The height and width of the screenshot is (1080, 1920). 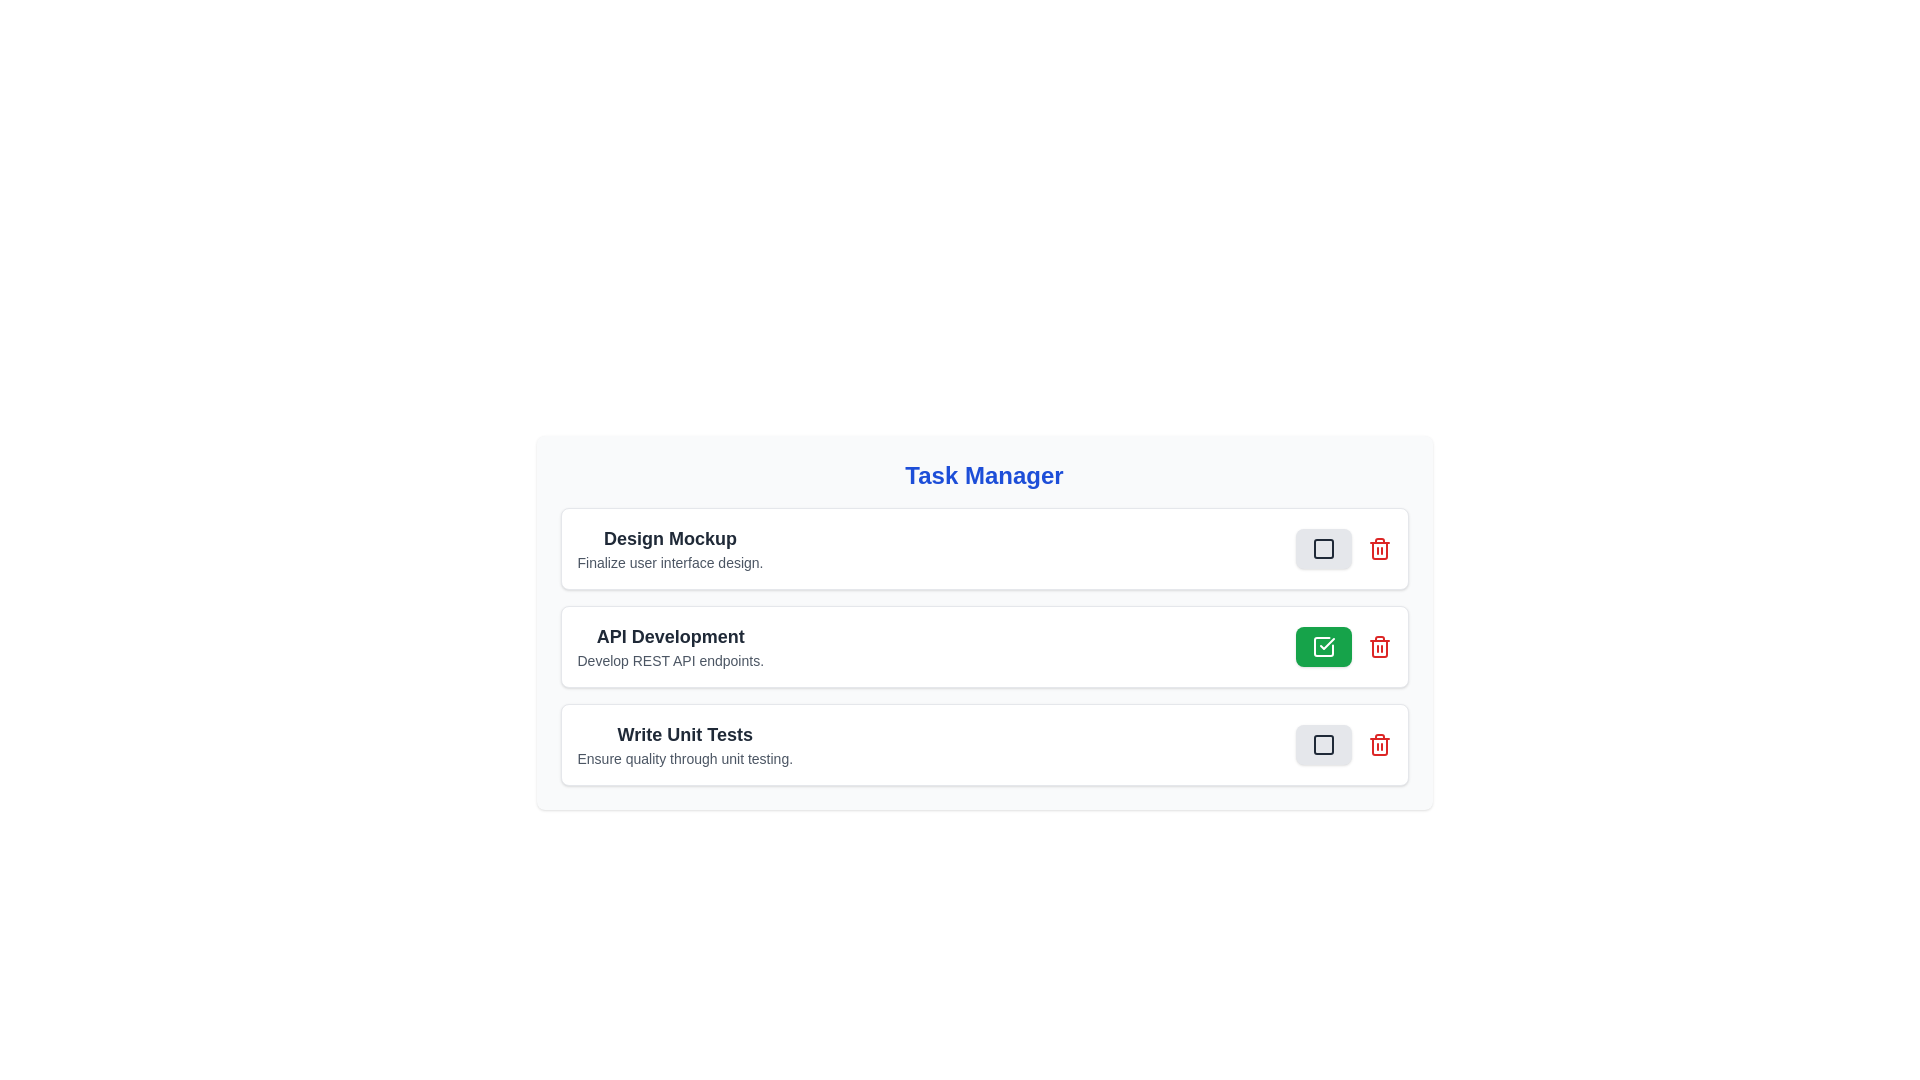 What do you see at coordinates (1323, 548) in the screenshot?
I see `the checkbox located to the left of the red trash icon within the 'Design Mockup' task card for potential visual feedback` at bounding box center [1323, 548].